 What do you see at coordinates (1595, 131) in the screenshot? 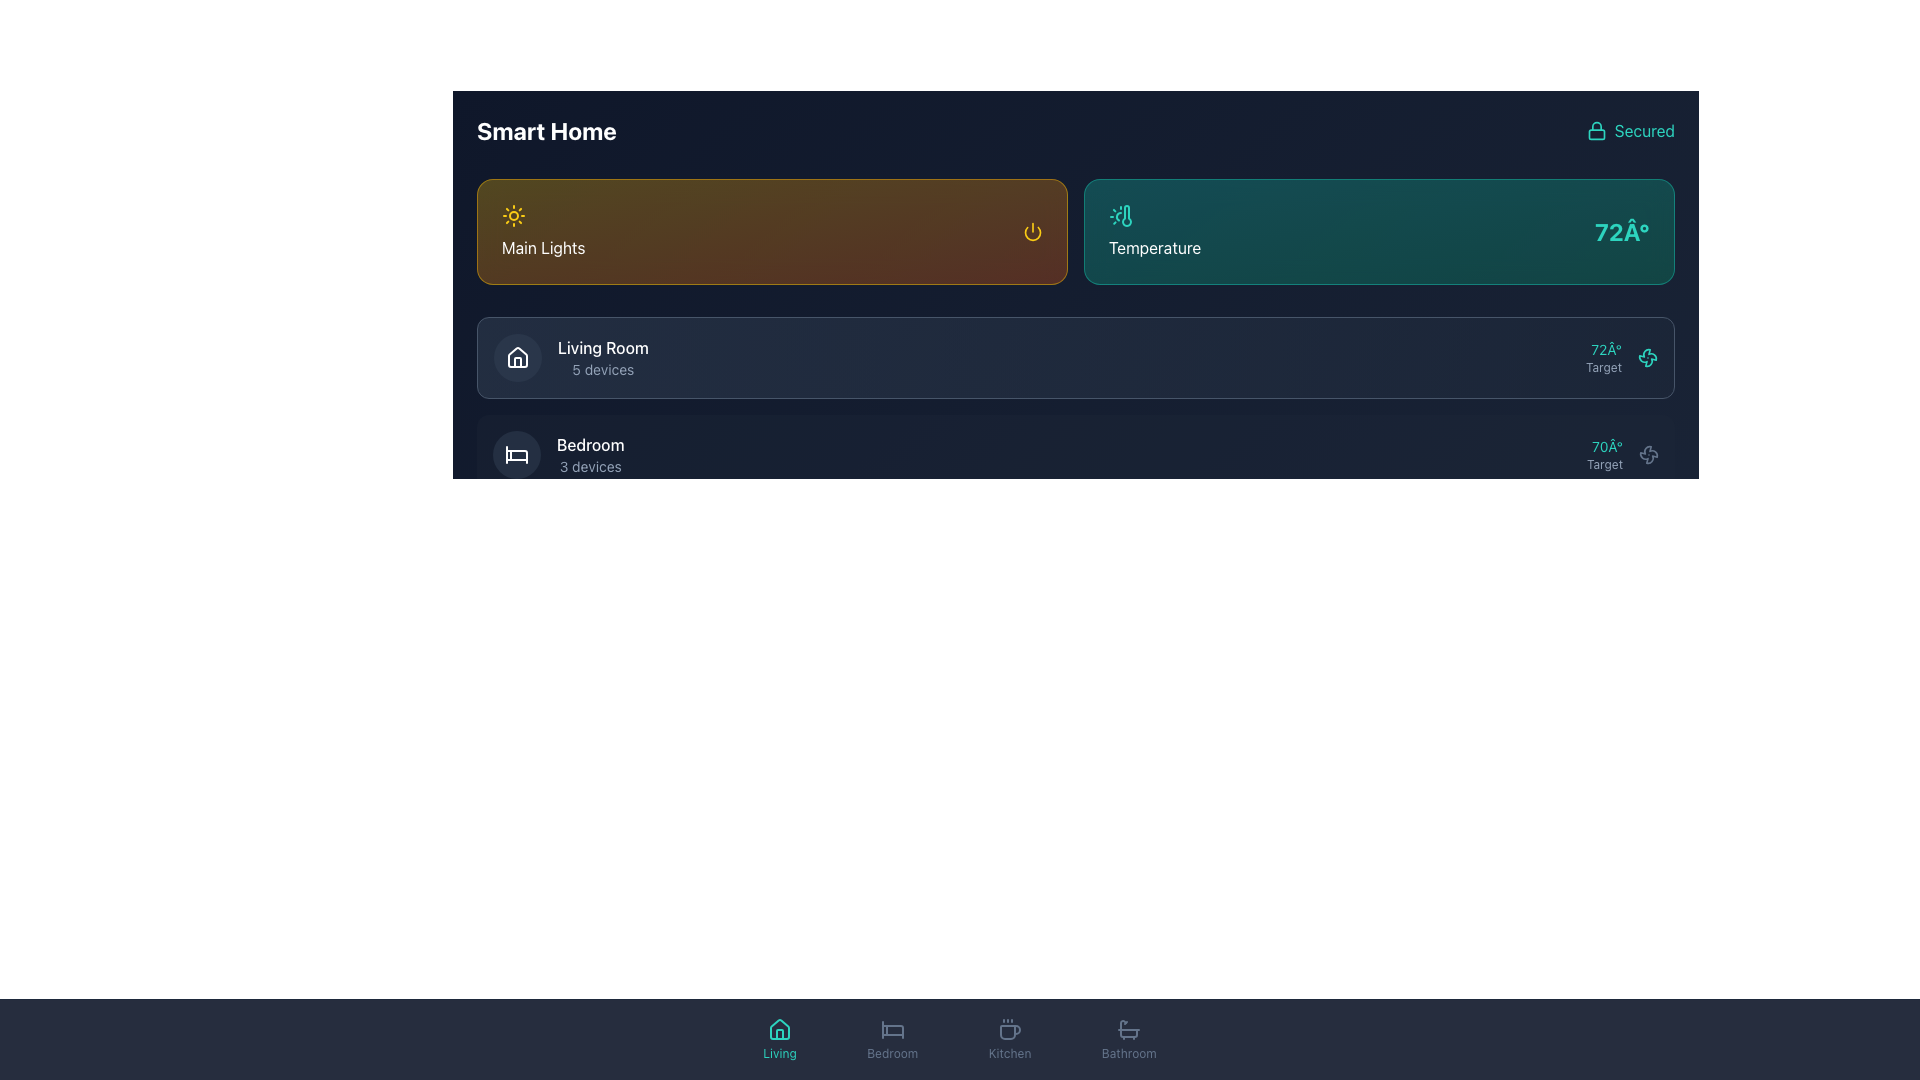
I see `the security indicator icon located at the top-right corner of the interface, preceding the text 'Secured'` at bounding box center [1595, 131].